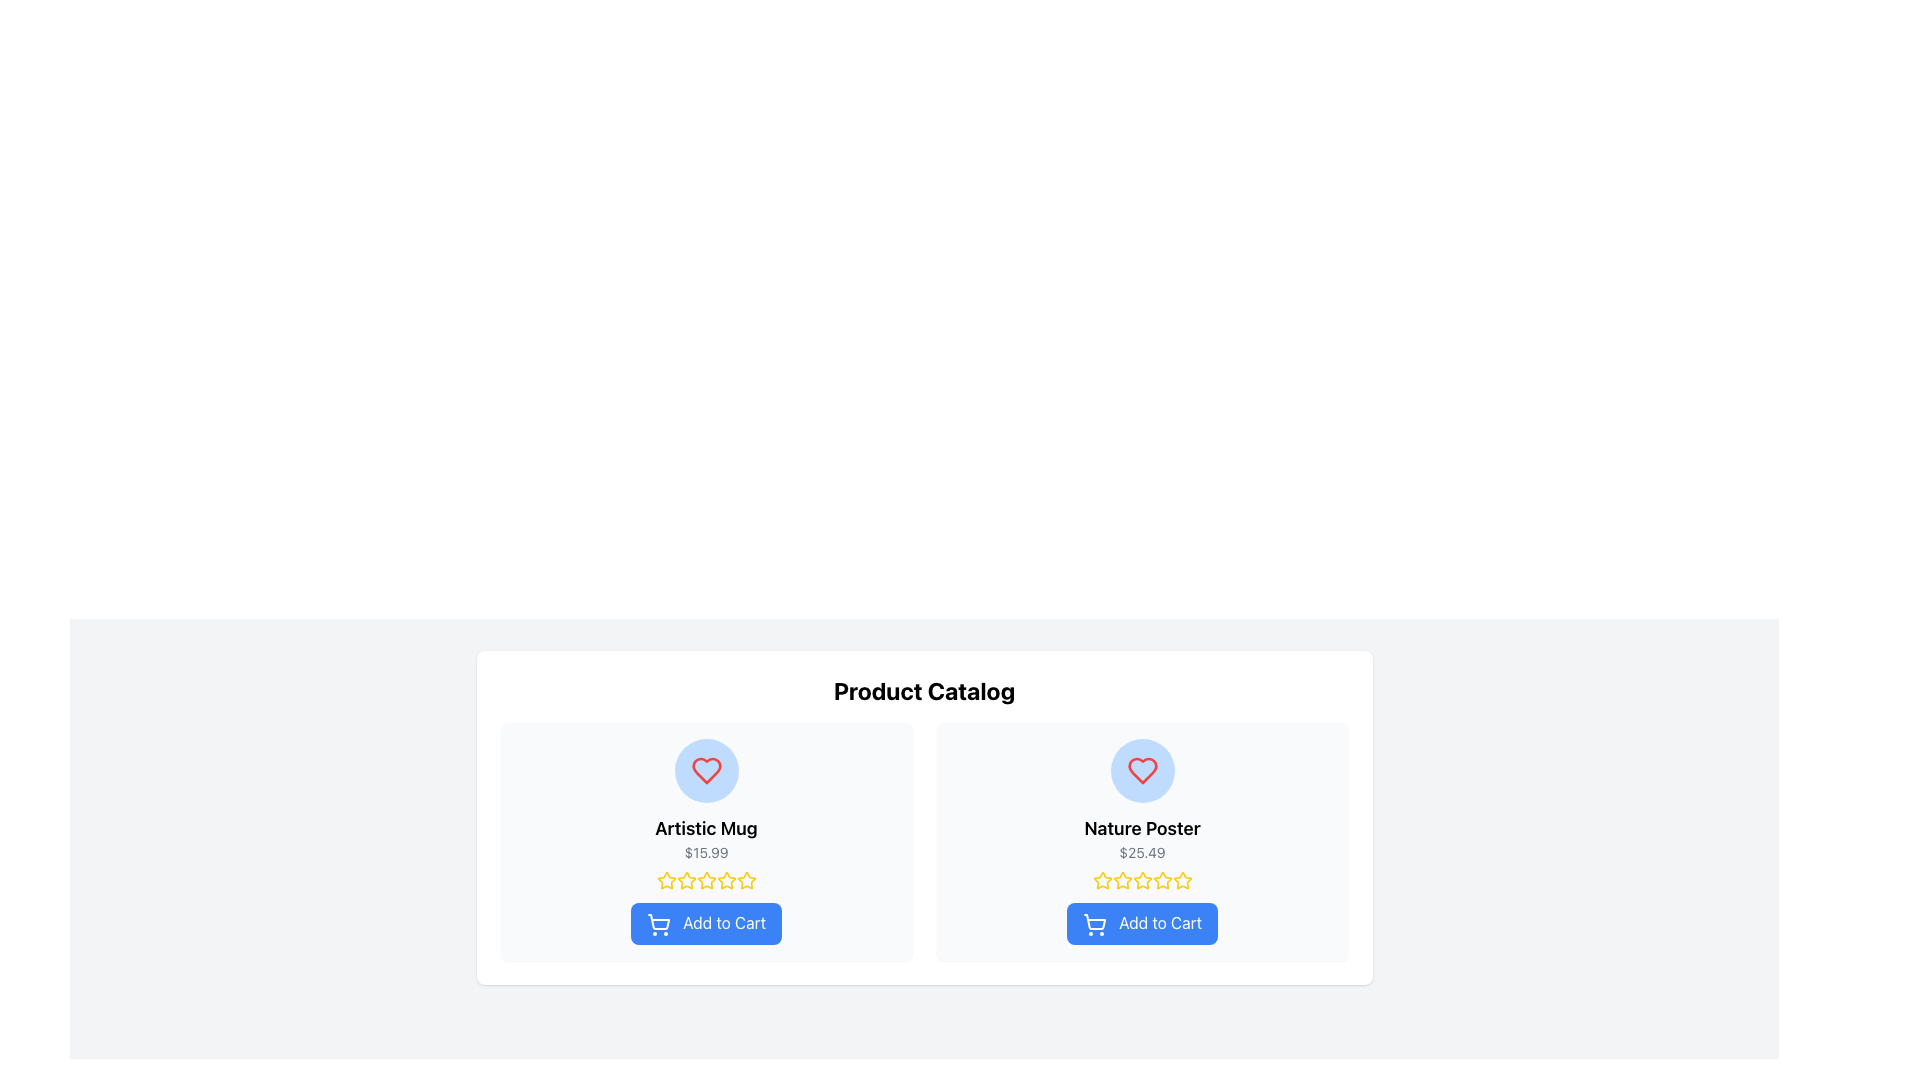 Image resolution: width=1920 pixels, height=1080 pixels. What do you see at coordinates (706, 879) in the screenshot?
I see `on the fourth star icon used for ratings in the product card of 'Artistic Mug'` at bounding box center [706, 879].